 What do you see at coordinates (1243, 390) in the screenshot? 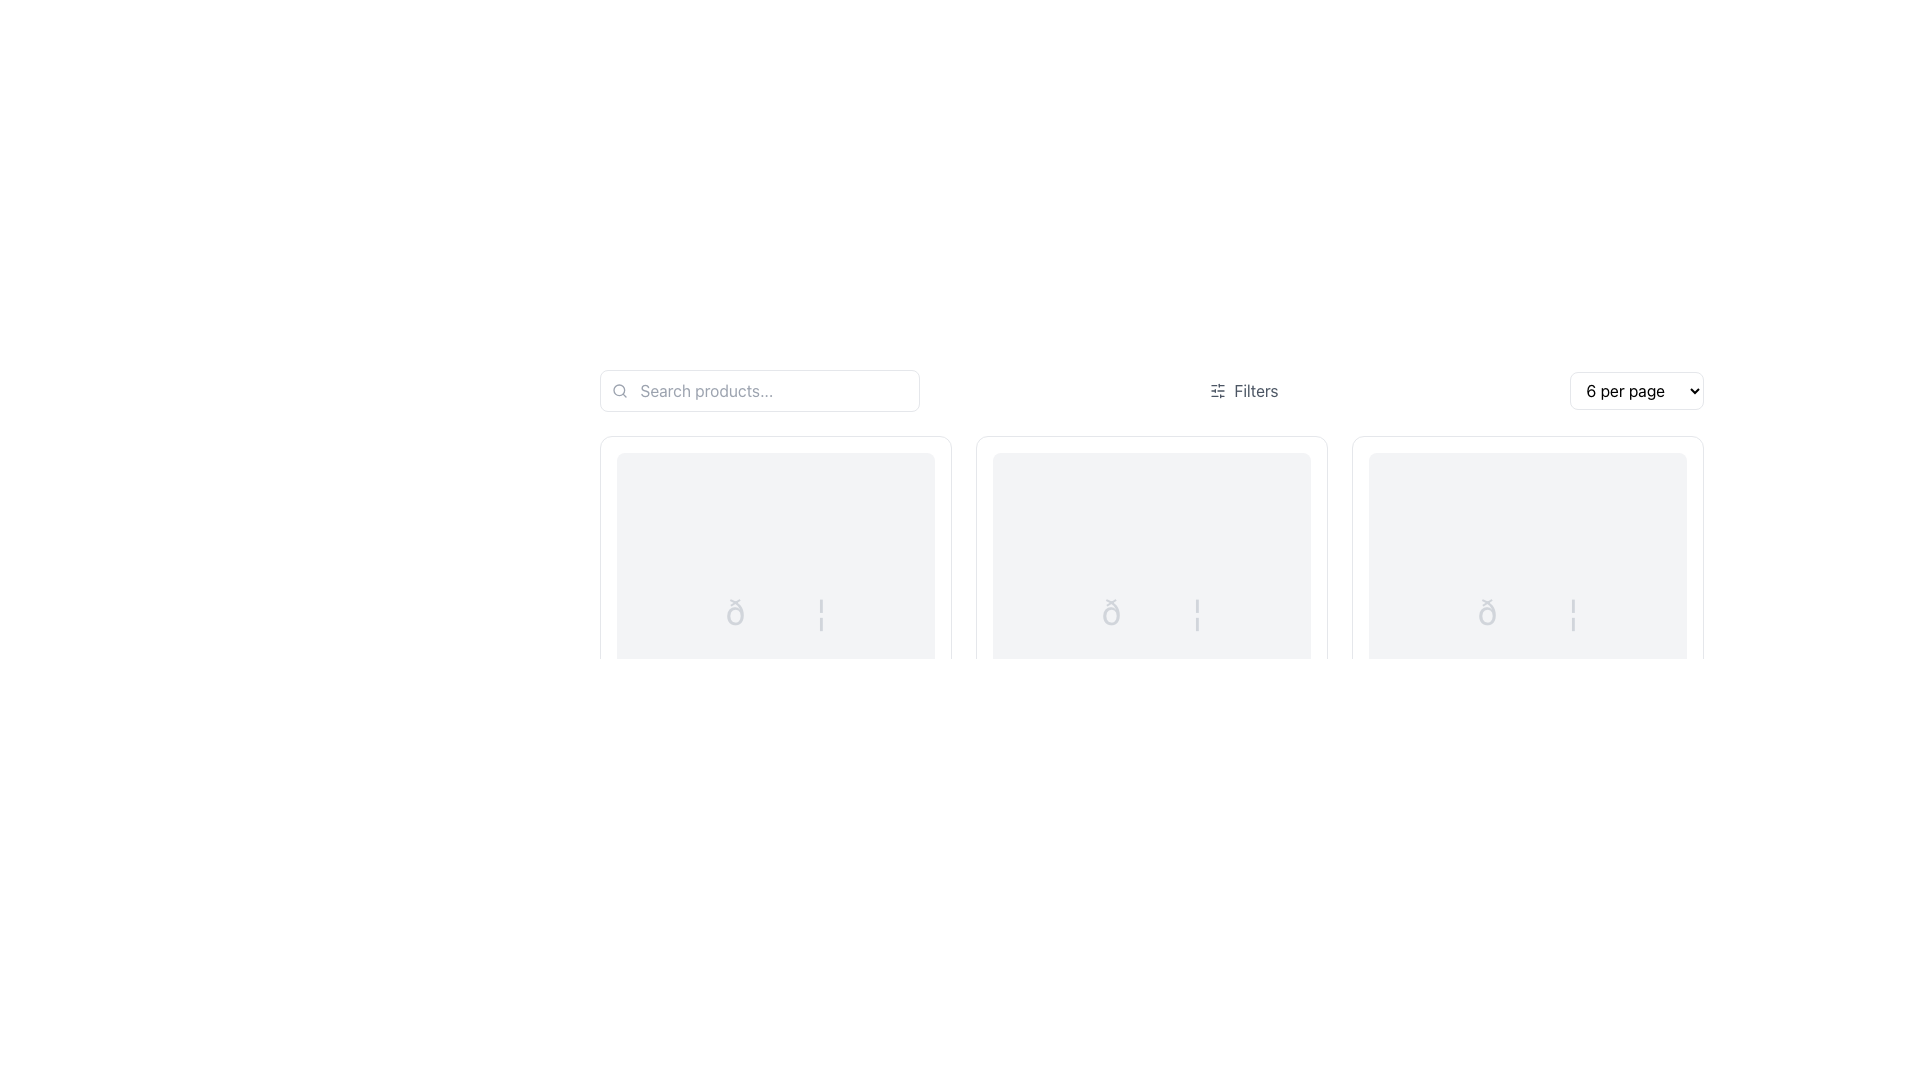
I see `the 'Filters' button, which is a horizontal button with light gray text on a white background, located to the right of a search bar and left of a dropdown menu labeled '6 per page'` at bounding box center [1243, 390].